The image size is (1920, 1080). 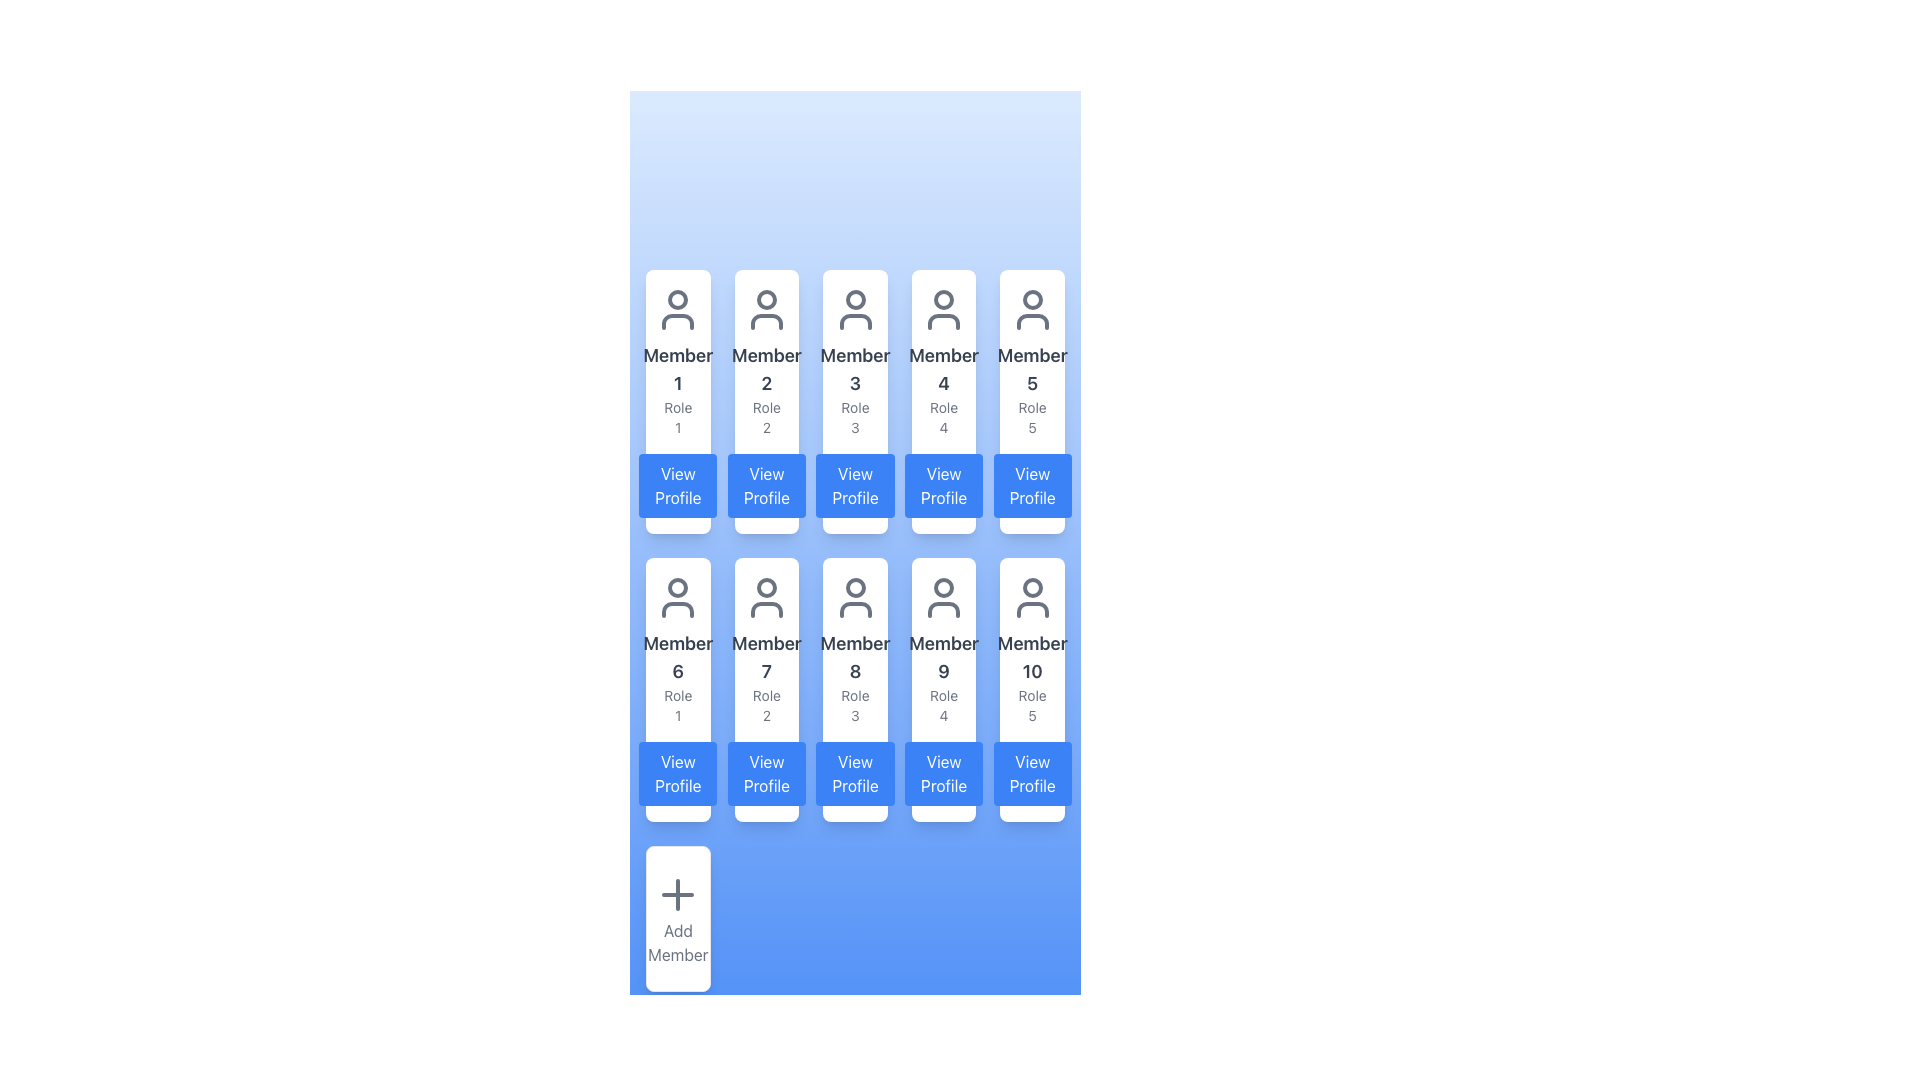 What do you see at coordinates (855, 370) in the screenshot?
I see `the text label that reads 'Member 3', which is centrally aligned within its card interface and above the 'Role 3' description` at bounding box center [855, 370].